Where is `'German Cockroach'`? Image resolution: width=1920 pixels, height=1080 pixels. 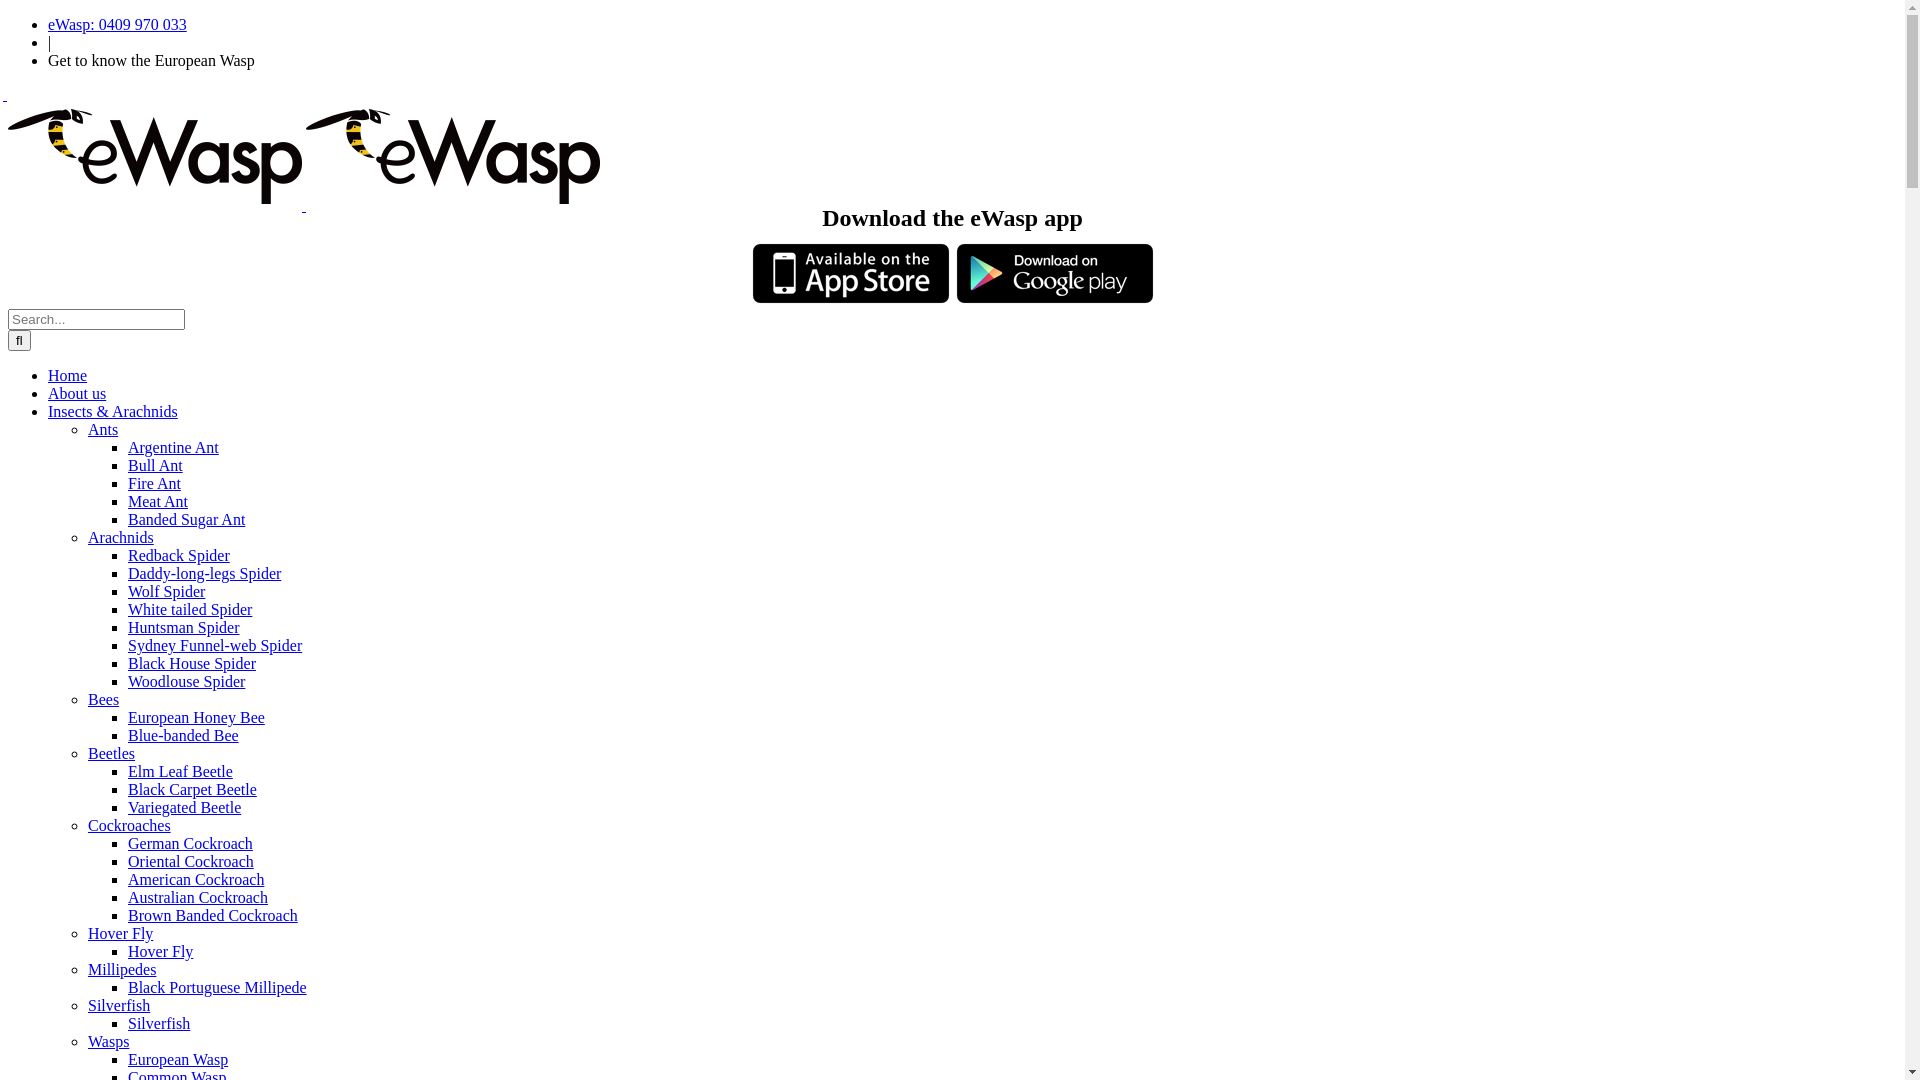
'German Cockroach' is located at coordinates (127, 843).